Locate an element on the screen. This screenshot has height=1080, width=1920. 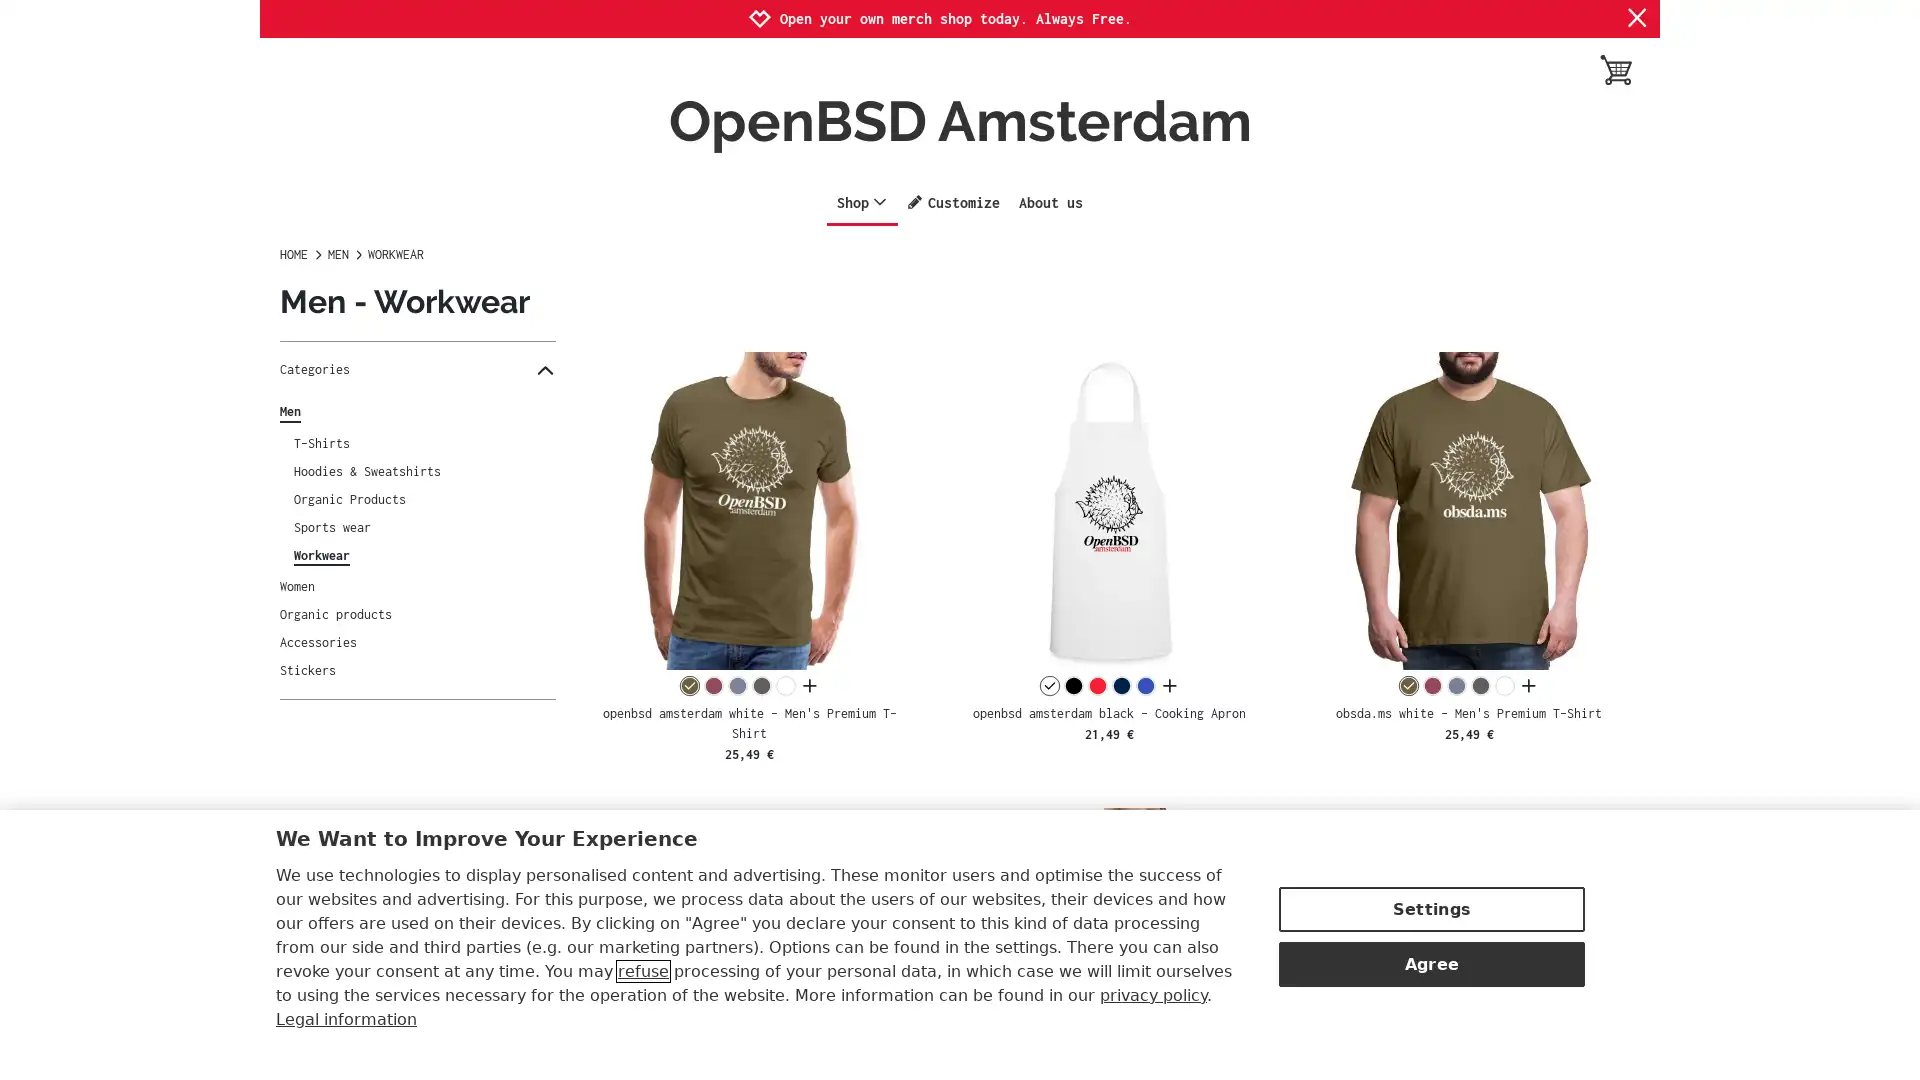
navy is located at coordinates (1121, 685).